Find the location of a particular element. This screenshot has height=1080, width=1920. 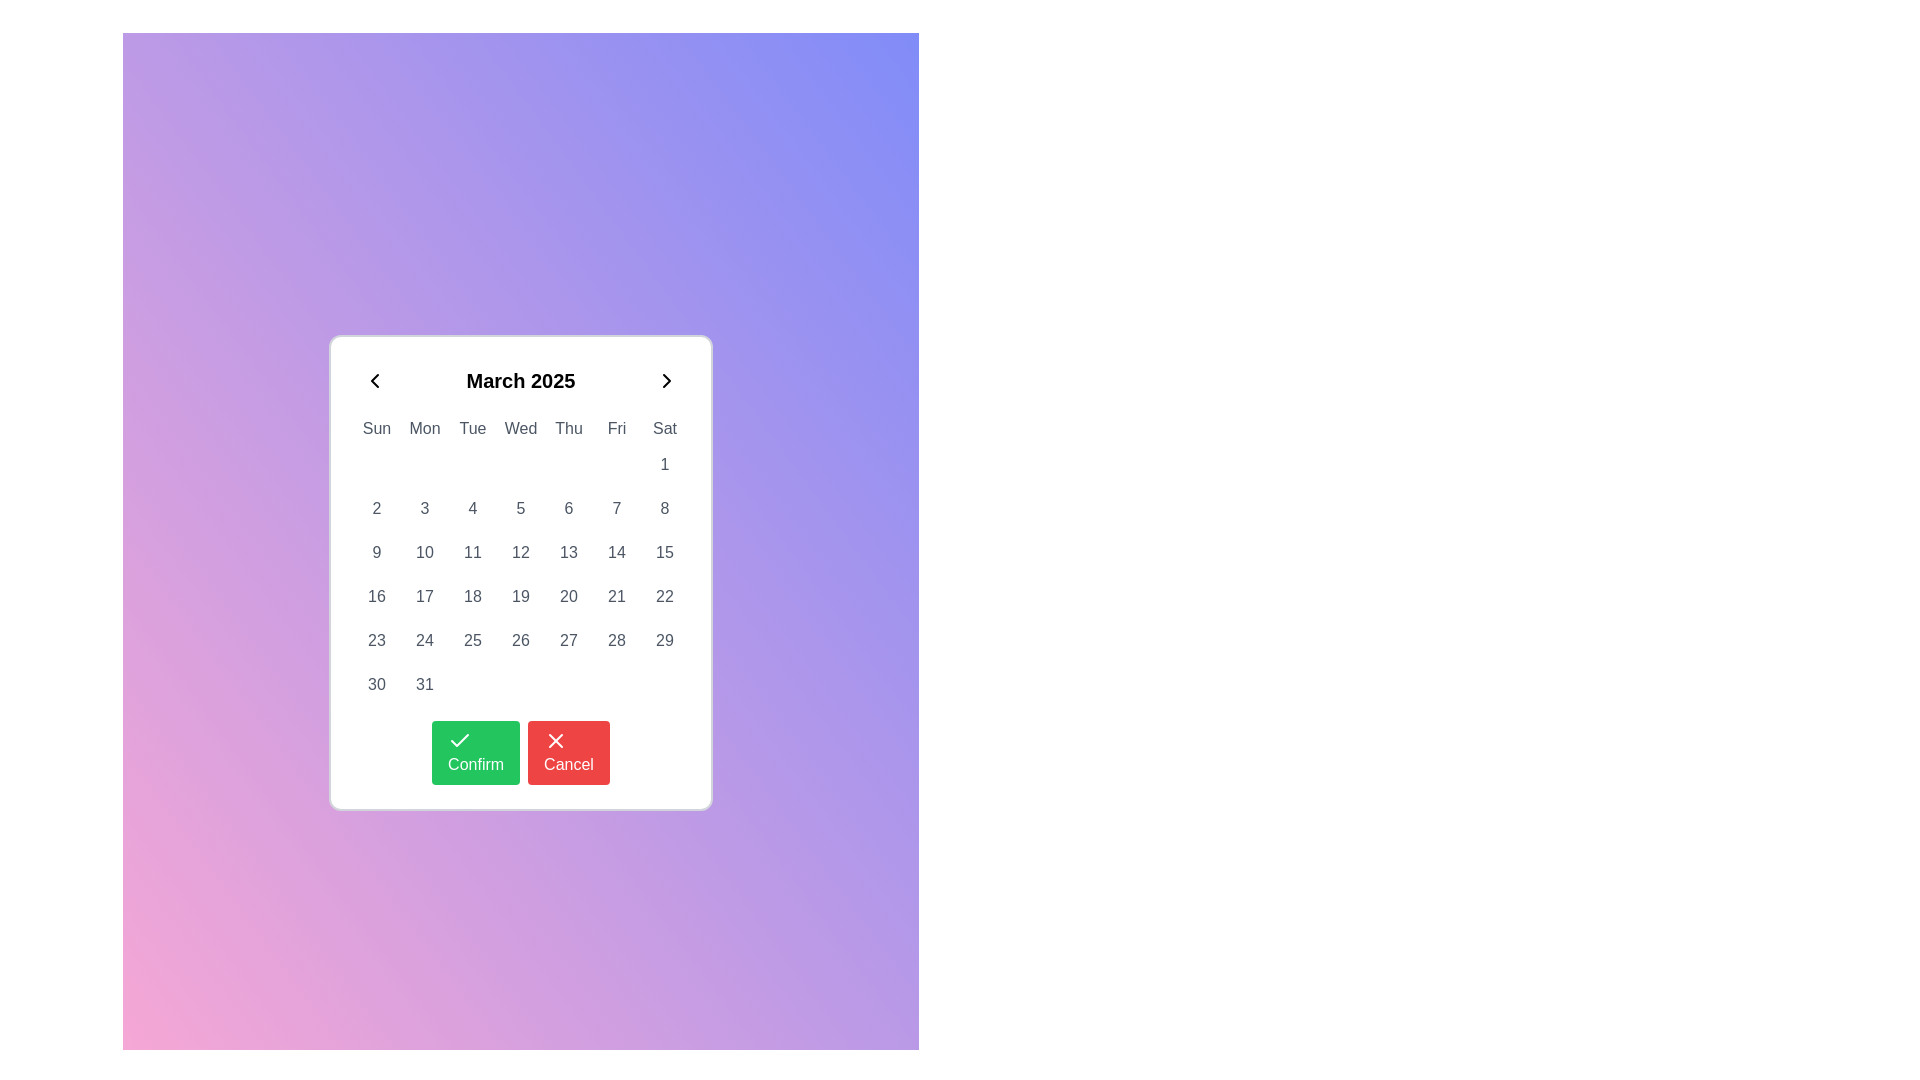

the rounded rectangular button displaying '16' in a bold, dark gray font is located at coordinates (377, 596).